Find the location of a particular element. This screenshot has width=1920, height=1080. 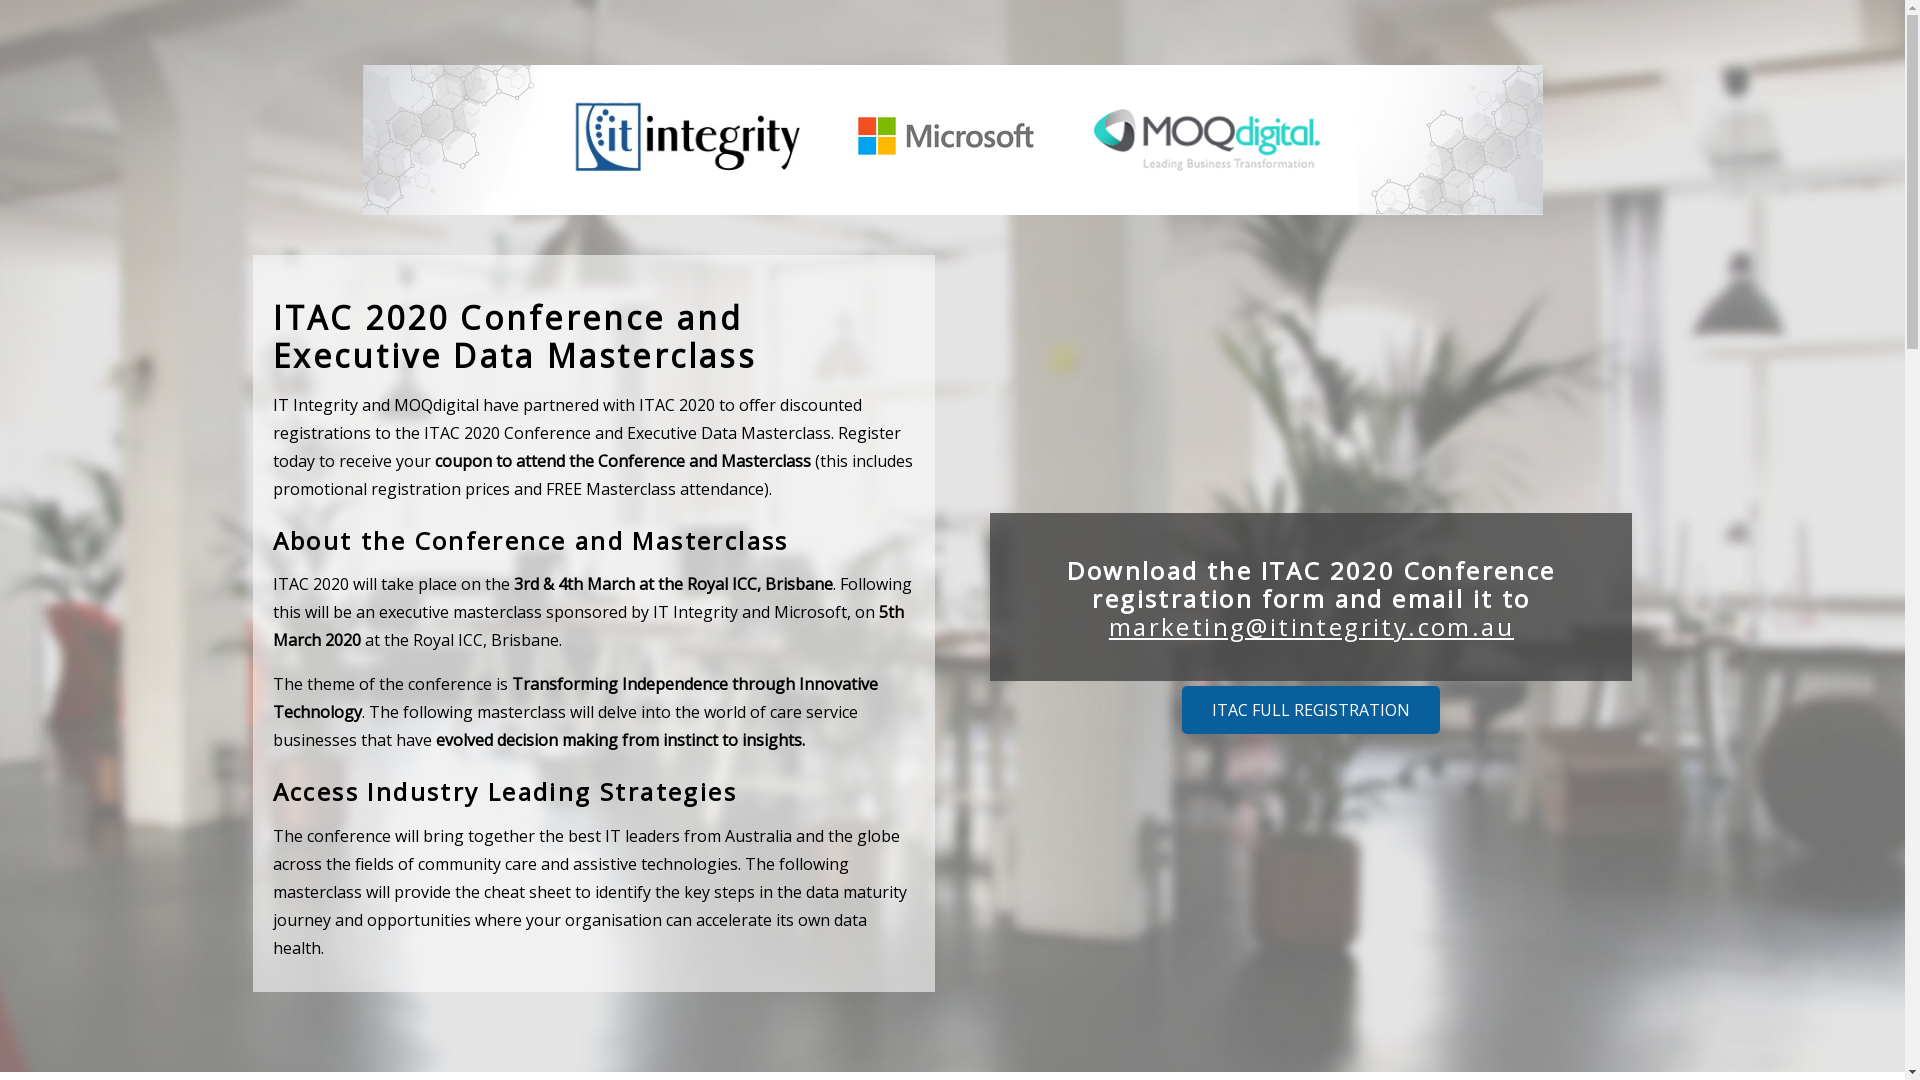

'marketing@itintegrity.com.au' is located at coordinates (1311, 625).